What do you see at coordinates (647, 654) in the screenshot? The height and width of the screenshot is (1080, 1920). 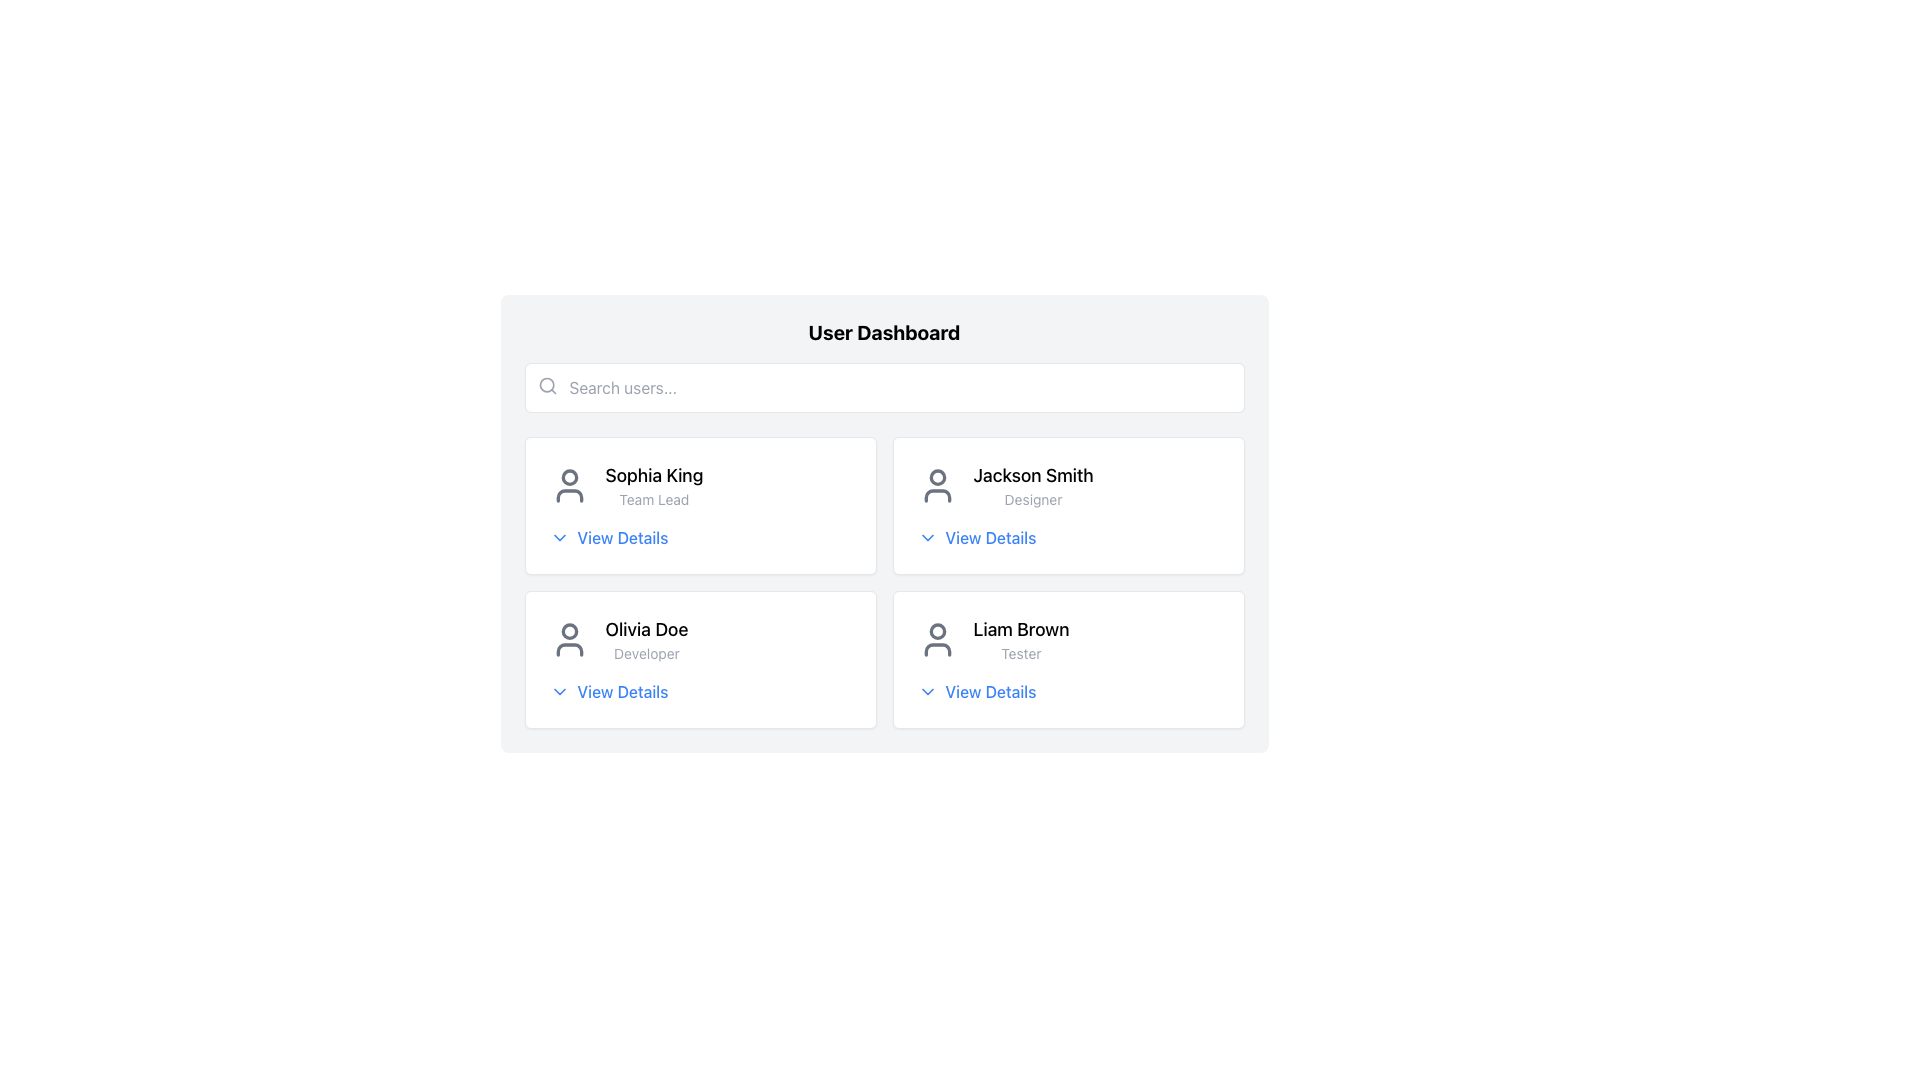 I see `the static text label indicating the job title associated with the user 'Olivia Doe', located in the bottom portion of the user profile section` at bounding box center [647, 654].